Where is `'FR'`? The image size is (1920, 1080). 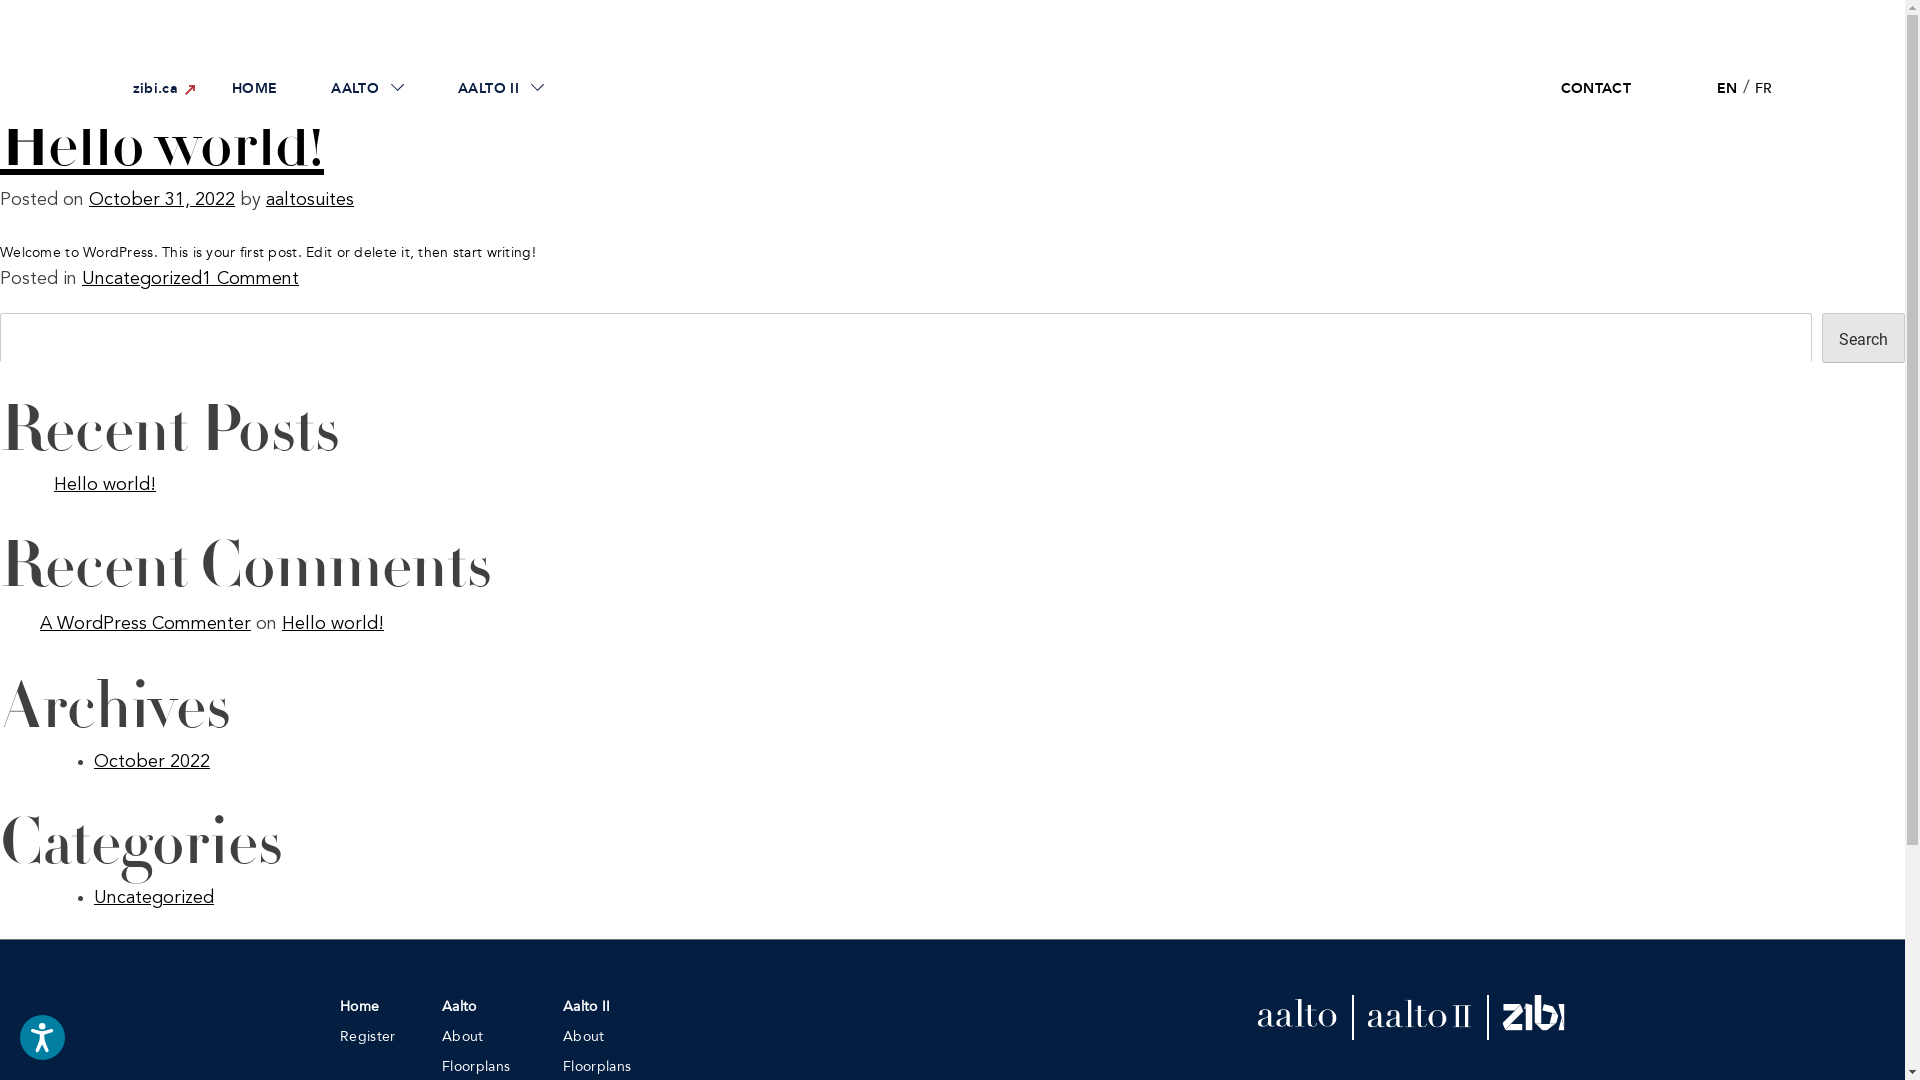 'FR' is located at coordinates (1754, 87).